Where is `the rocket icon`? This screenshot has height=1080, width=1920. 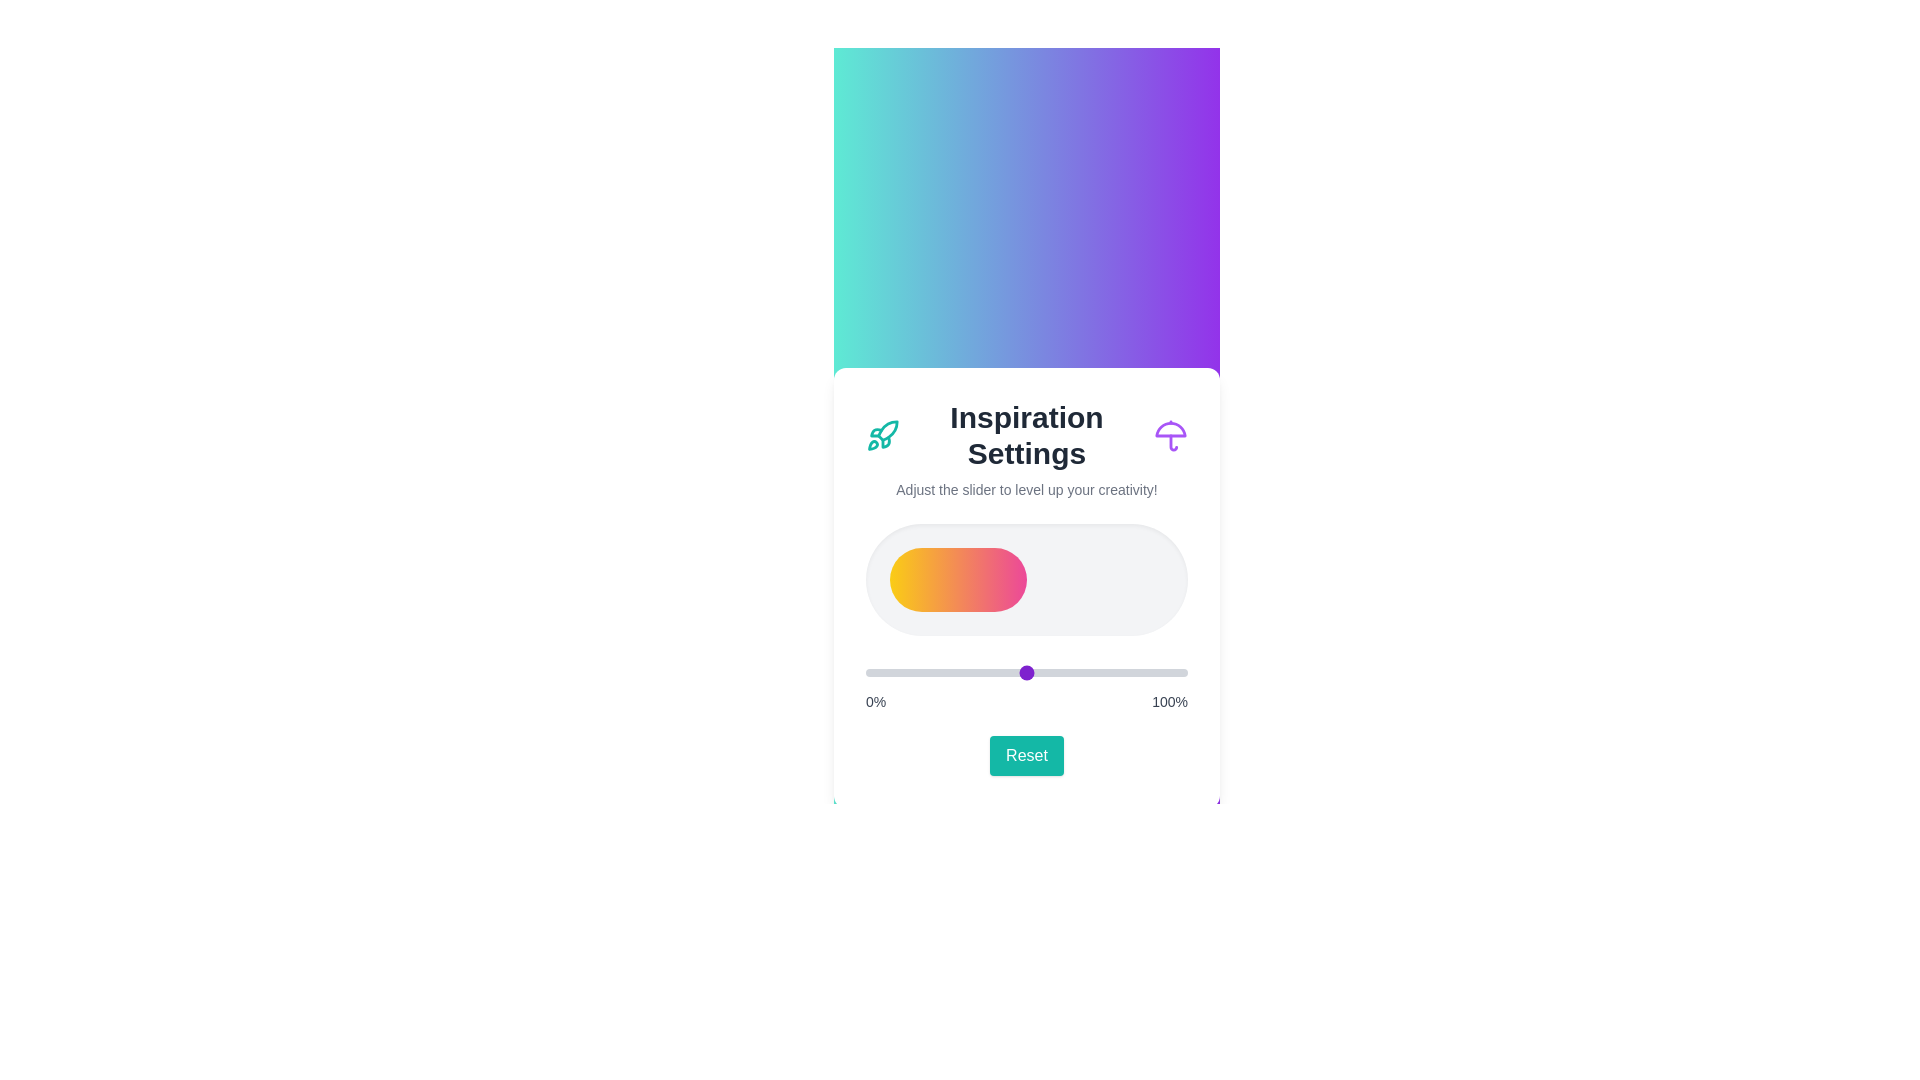
the rocket icon is located at coordinates (882, 434).